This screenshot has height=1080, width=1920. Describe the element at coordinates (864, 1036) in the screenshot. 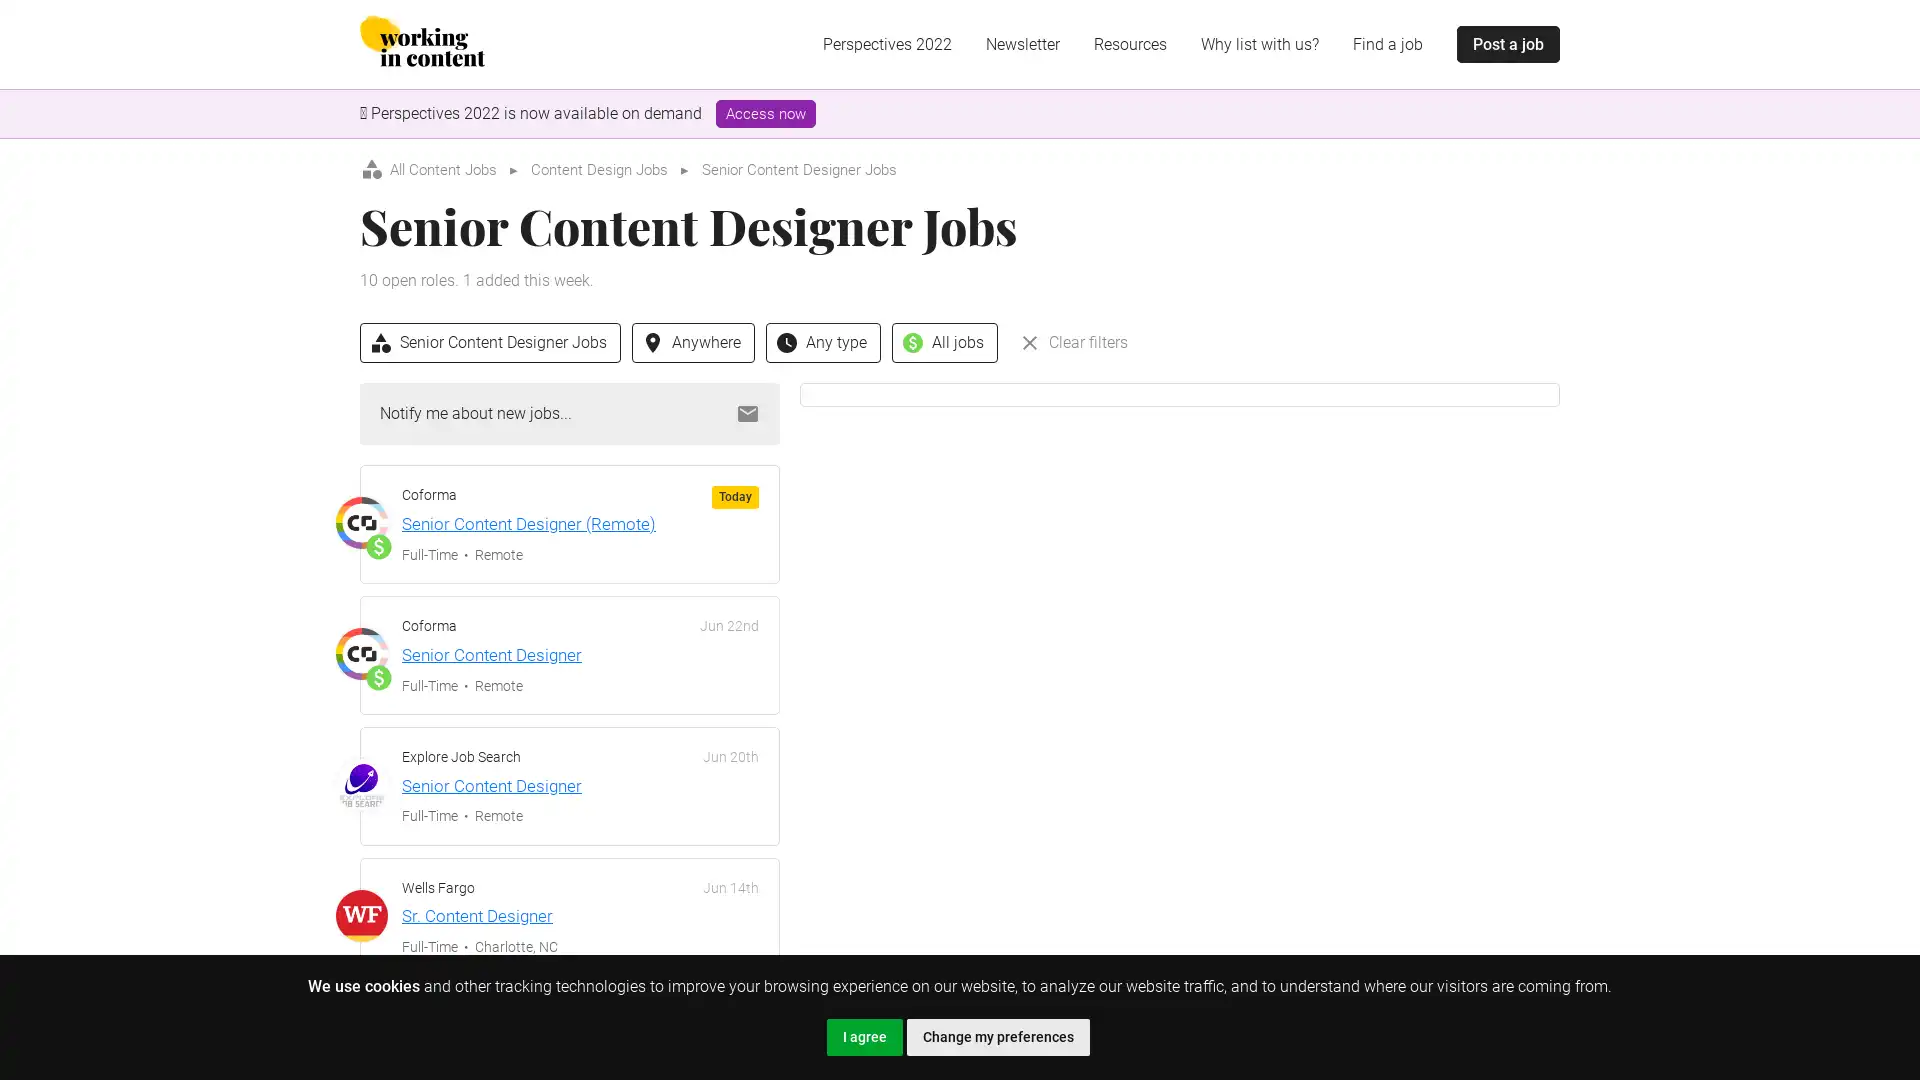

I see `I agree` at that location.